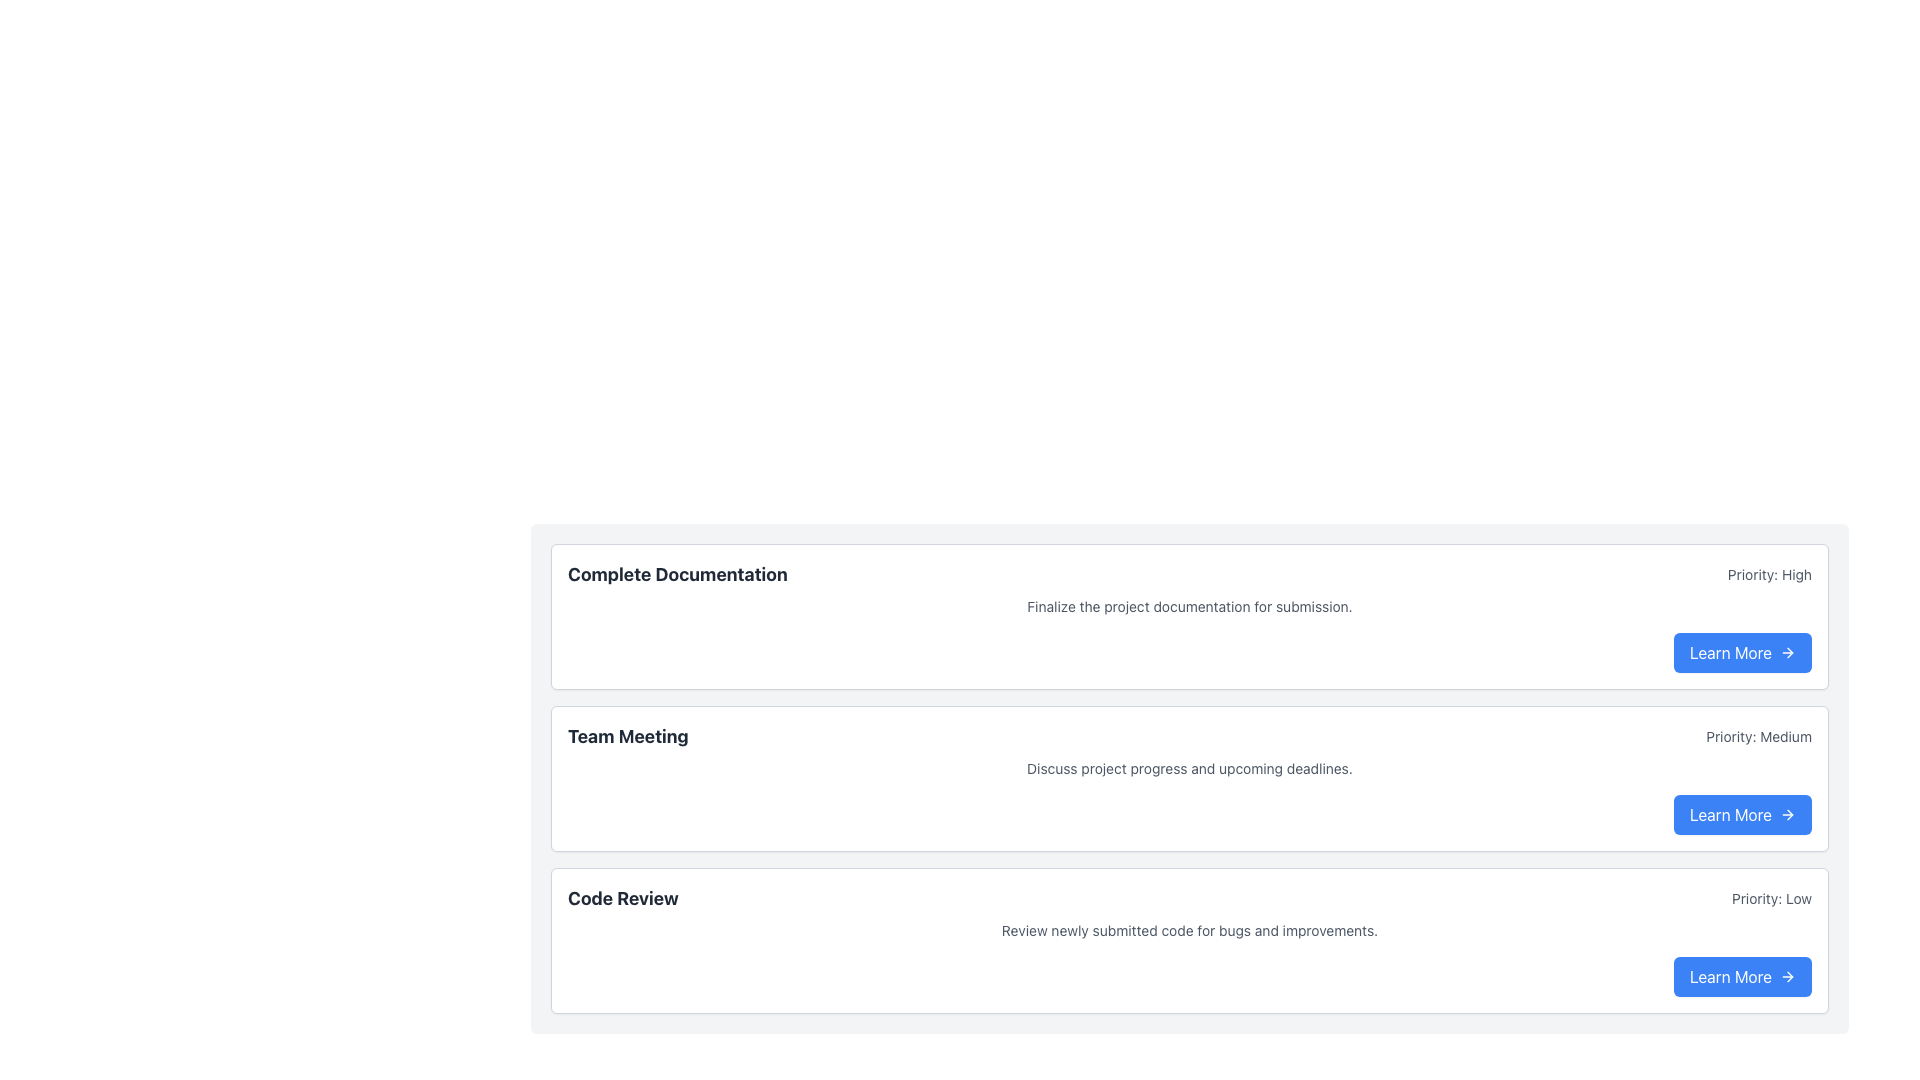  What do you see at coordinates (1741, 652) in the screenshot?
I see `the 'Learn More' button with a blue background and white text located in the top-right of the 'Complete Documentation' box` at bounding box center [1741, 652].